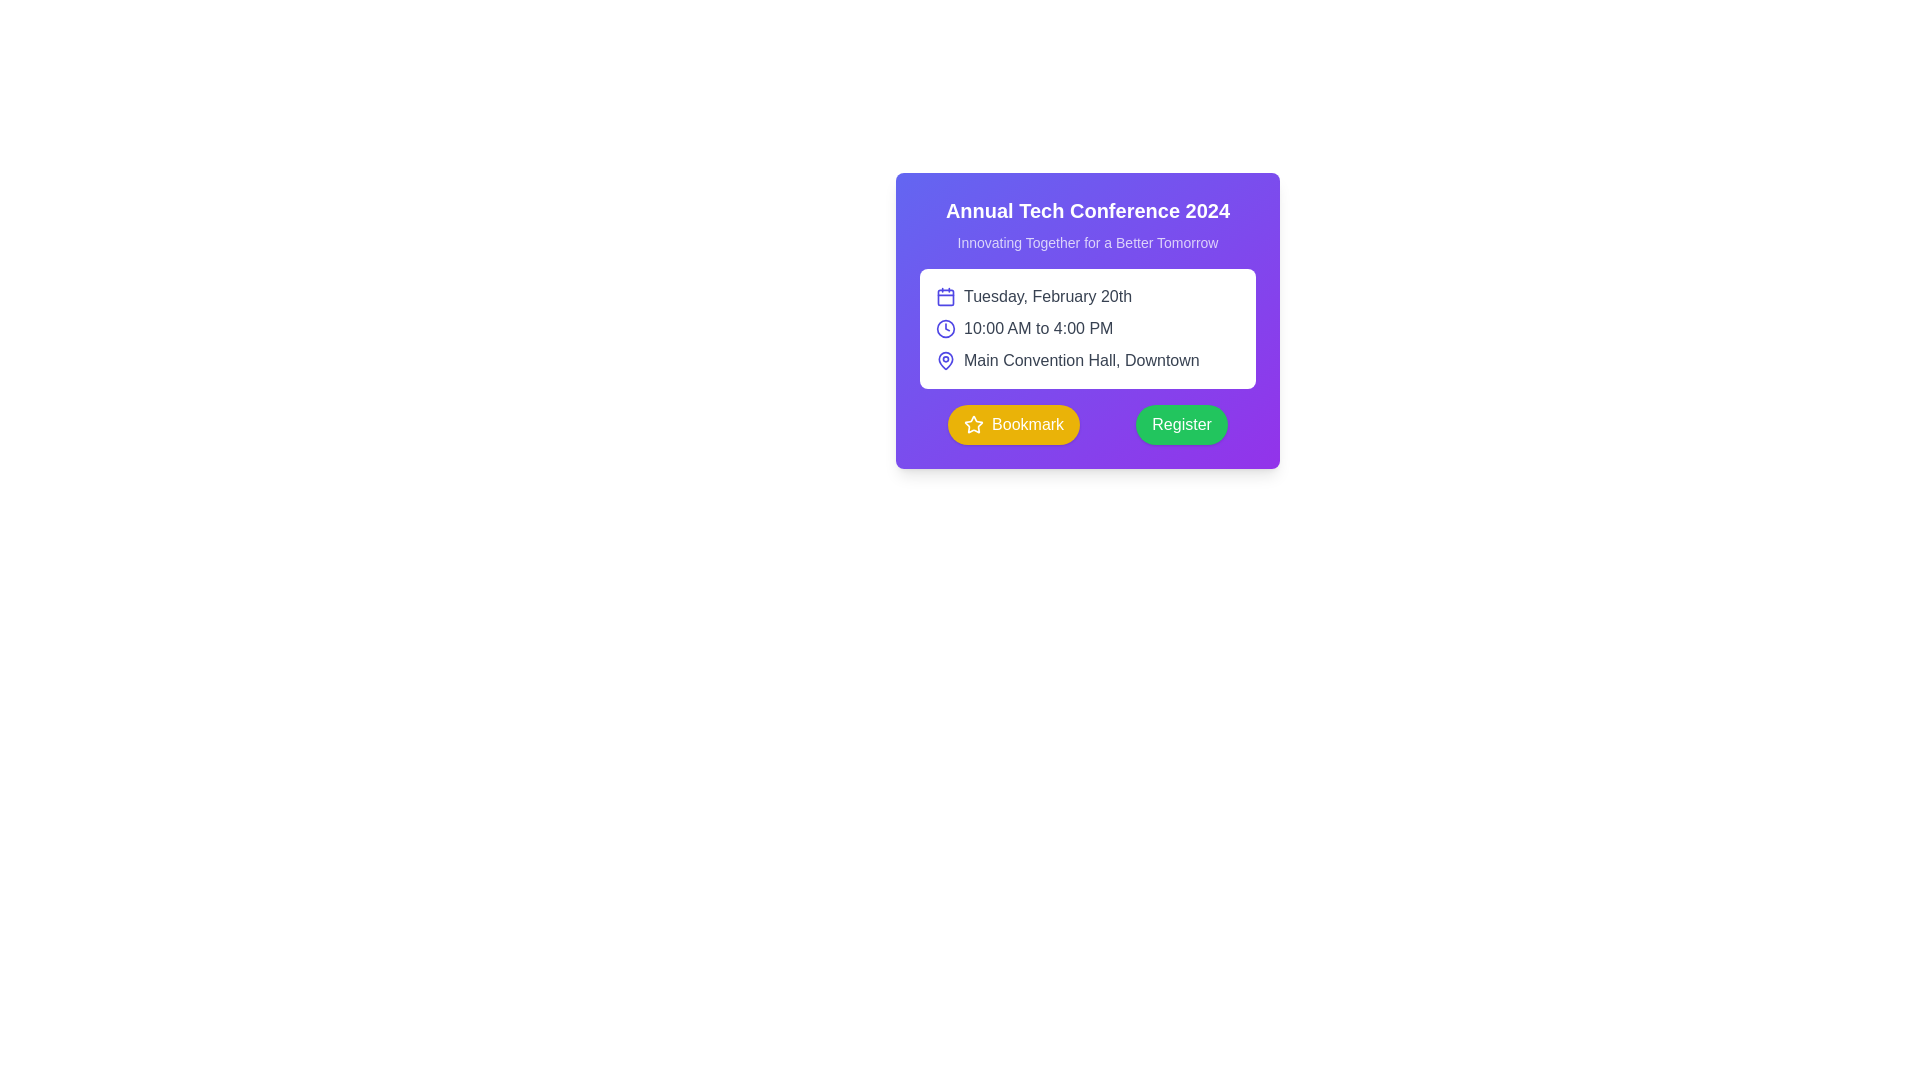 The height and width of the screenshot is (1080, 1920). What do you see at coordinates (974, 423) in the screenshot?
I see `the decorative star icon located at the bottom center of the interface, just above the 'Bookmark' button, to interact with it` at bounding box center [974, 423].